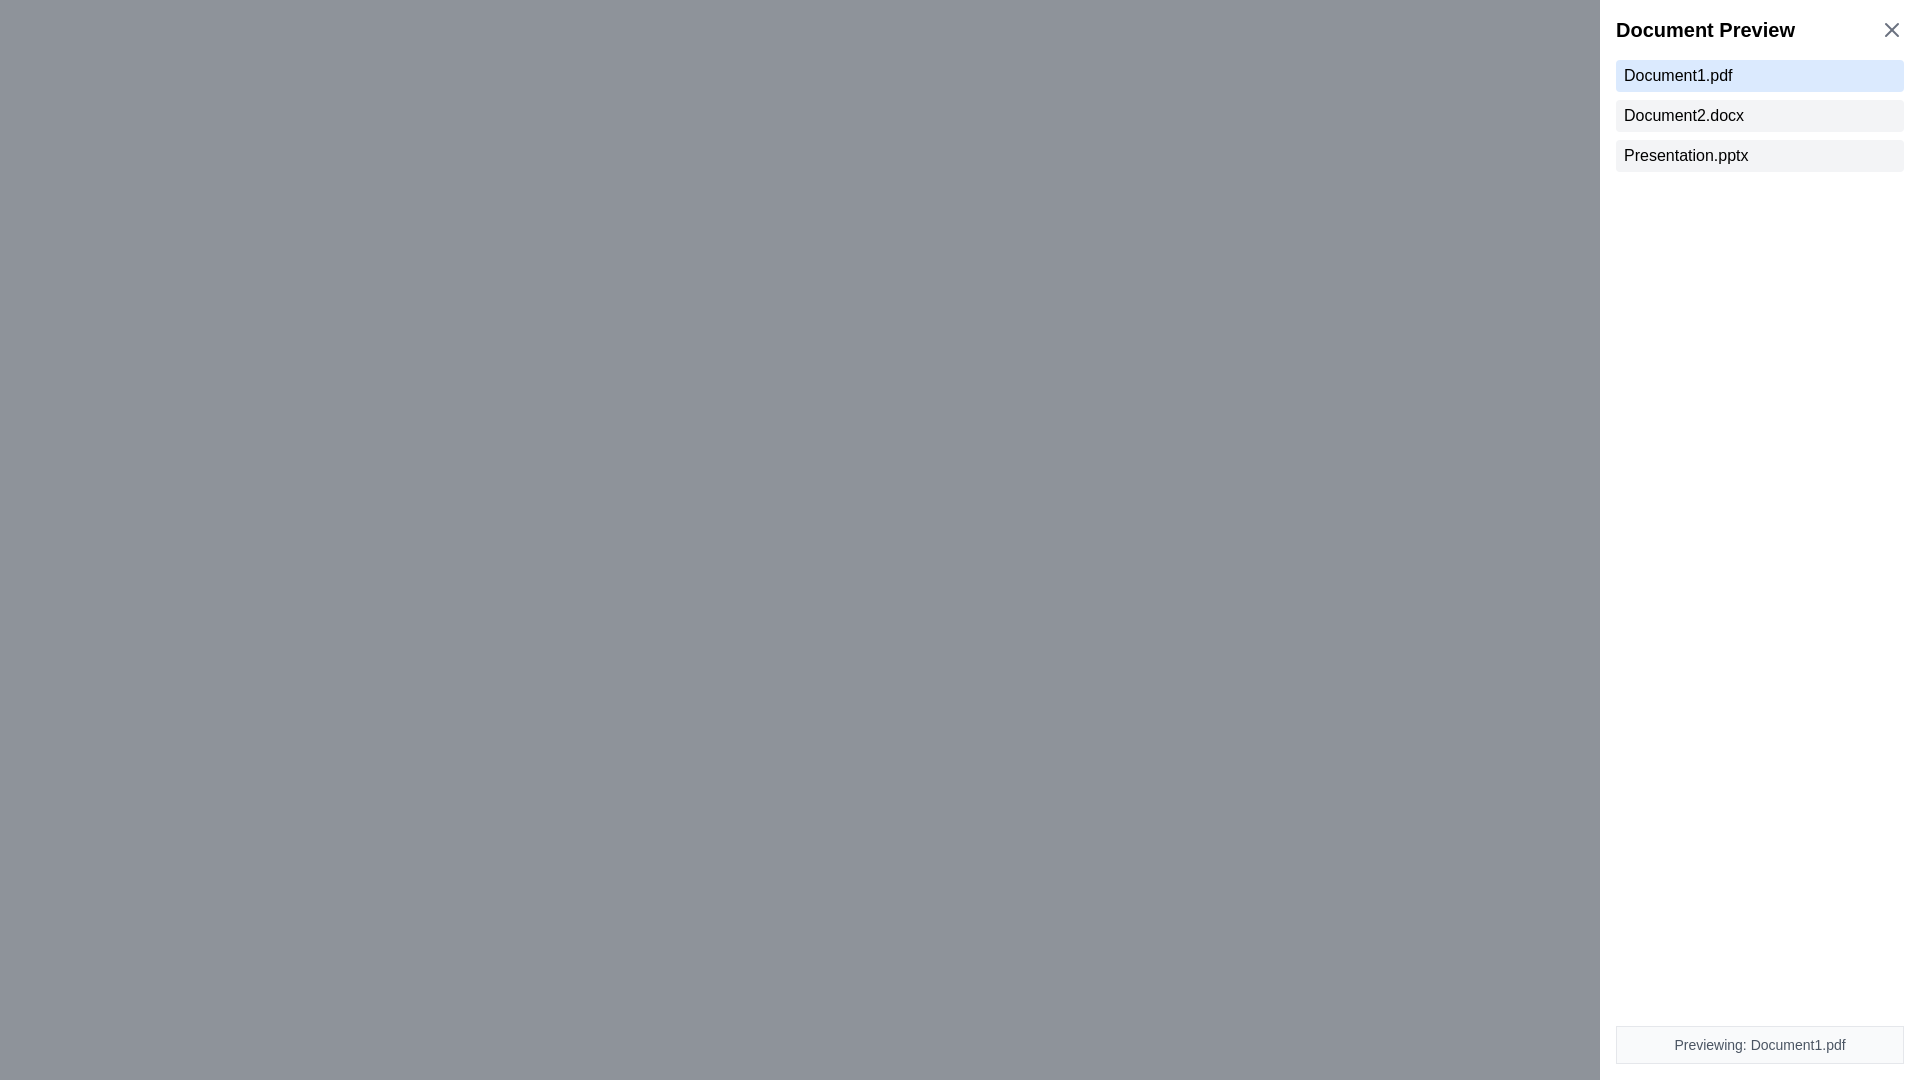 The height and width of the screenshot is (1080, 1920). I want to click on the button labeled 'Document1.pdf' in the right-hand panel of the 'Document Preview' section, so click(1760, 75).